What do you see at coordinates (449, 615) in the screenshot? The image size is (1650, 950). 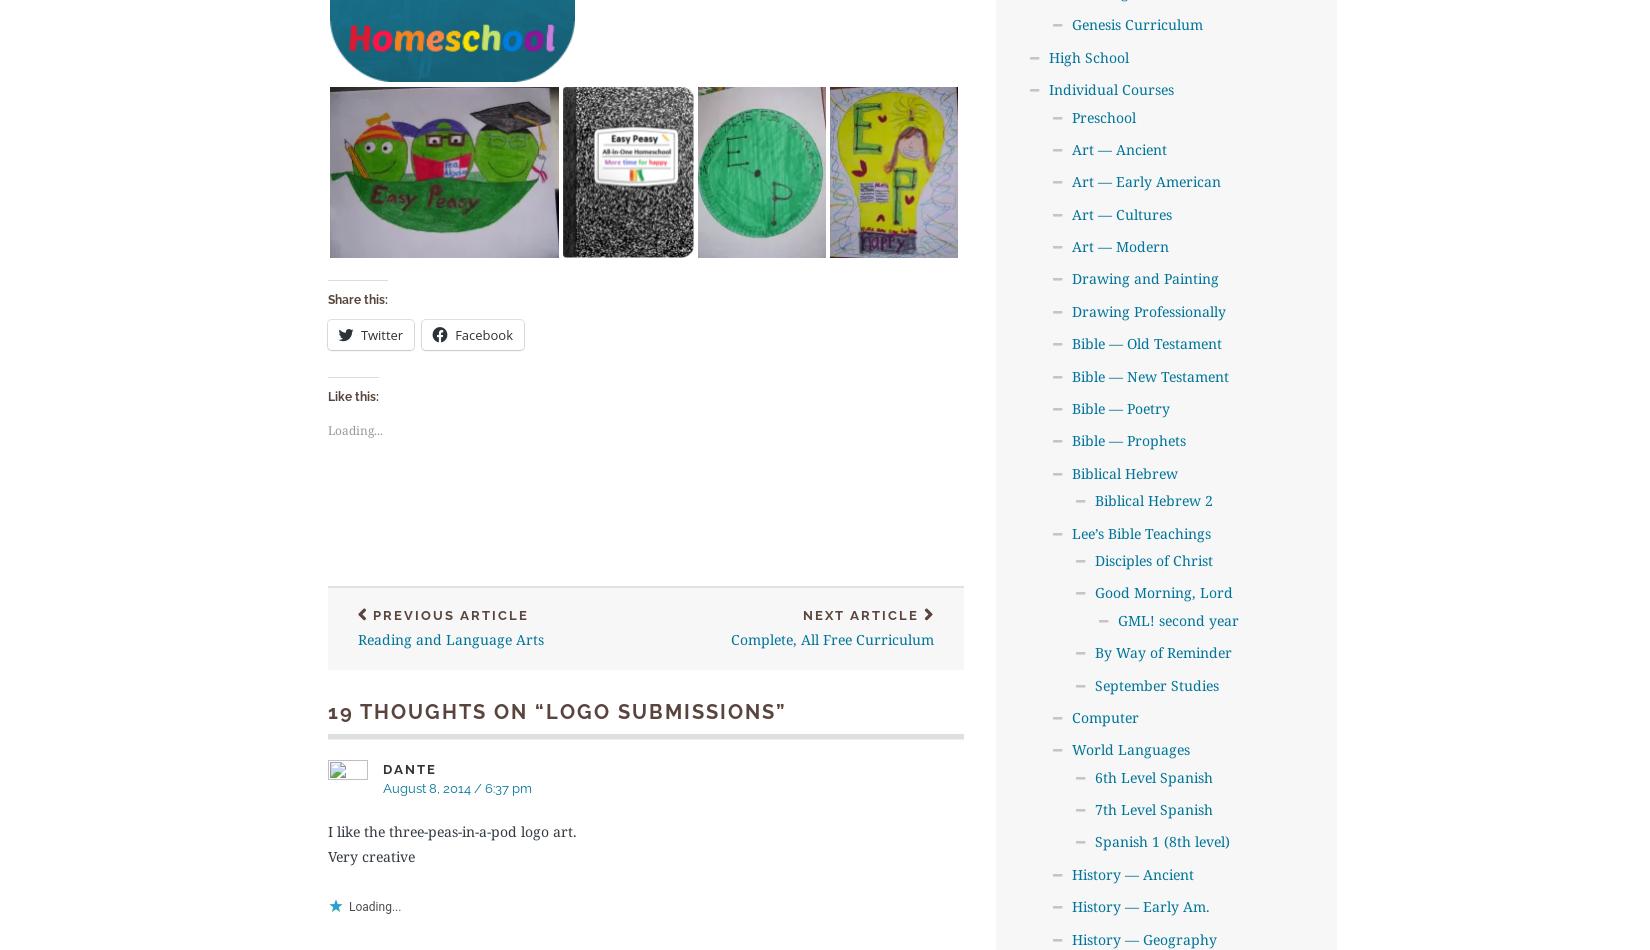 I see `'Previous Article'` at bounding box center [449, 615].